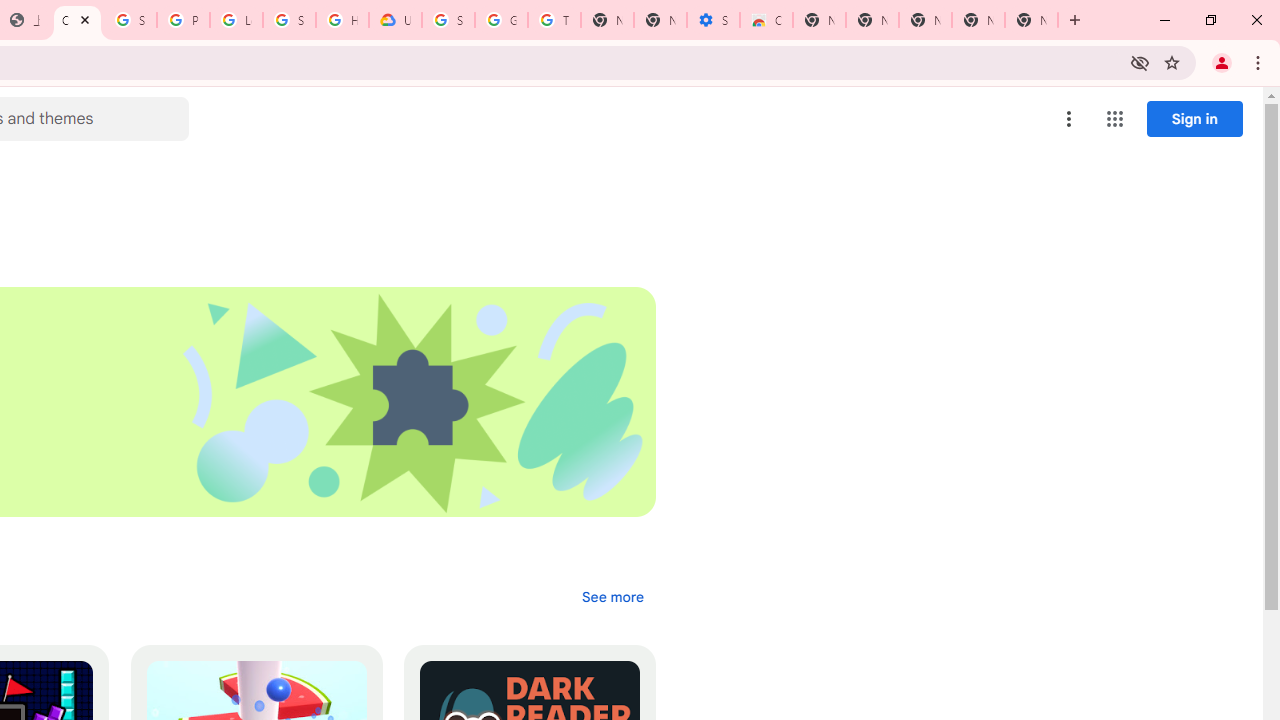 Image resolution: width=1280 pixels, height=720 pixels. What do you see at coordinates (77, 20) in the screenshot?
I see `'Chrome Web Store - Extensions'` at bounding box center [77, 20].